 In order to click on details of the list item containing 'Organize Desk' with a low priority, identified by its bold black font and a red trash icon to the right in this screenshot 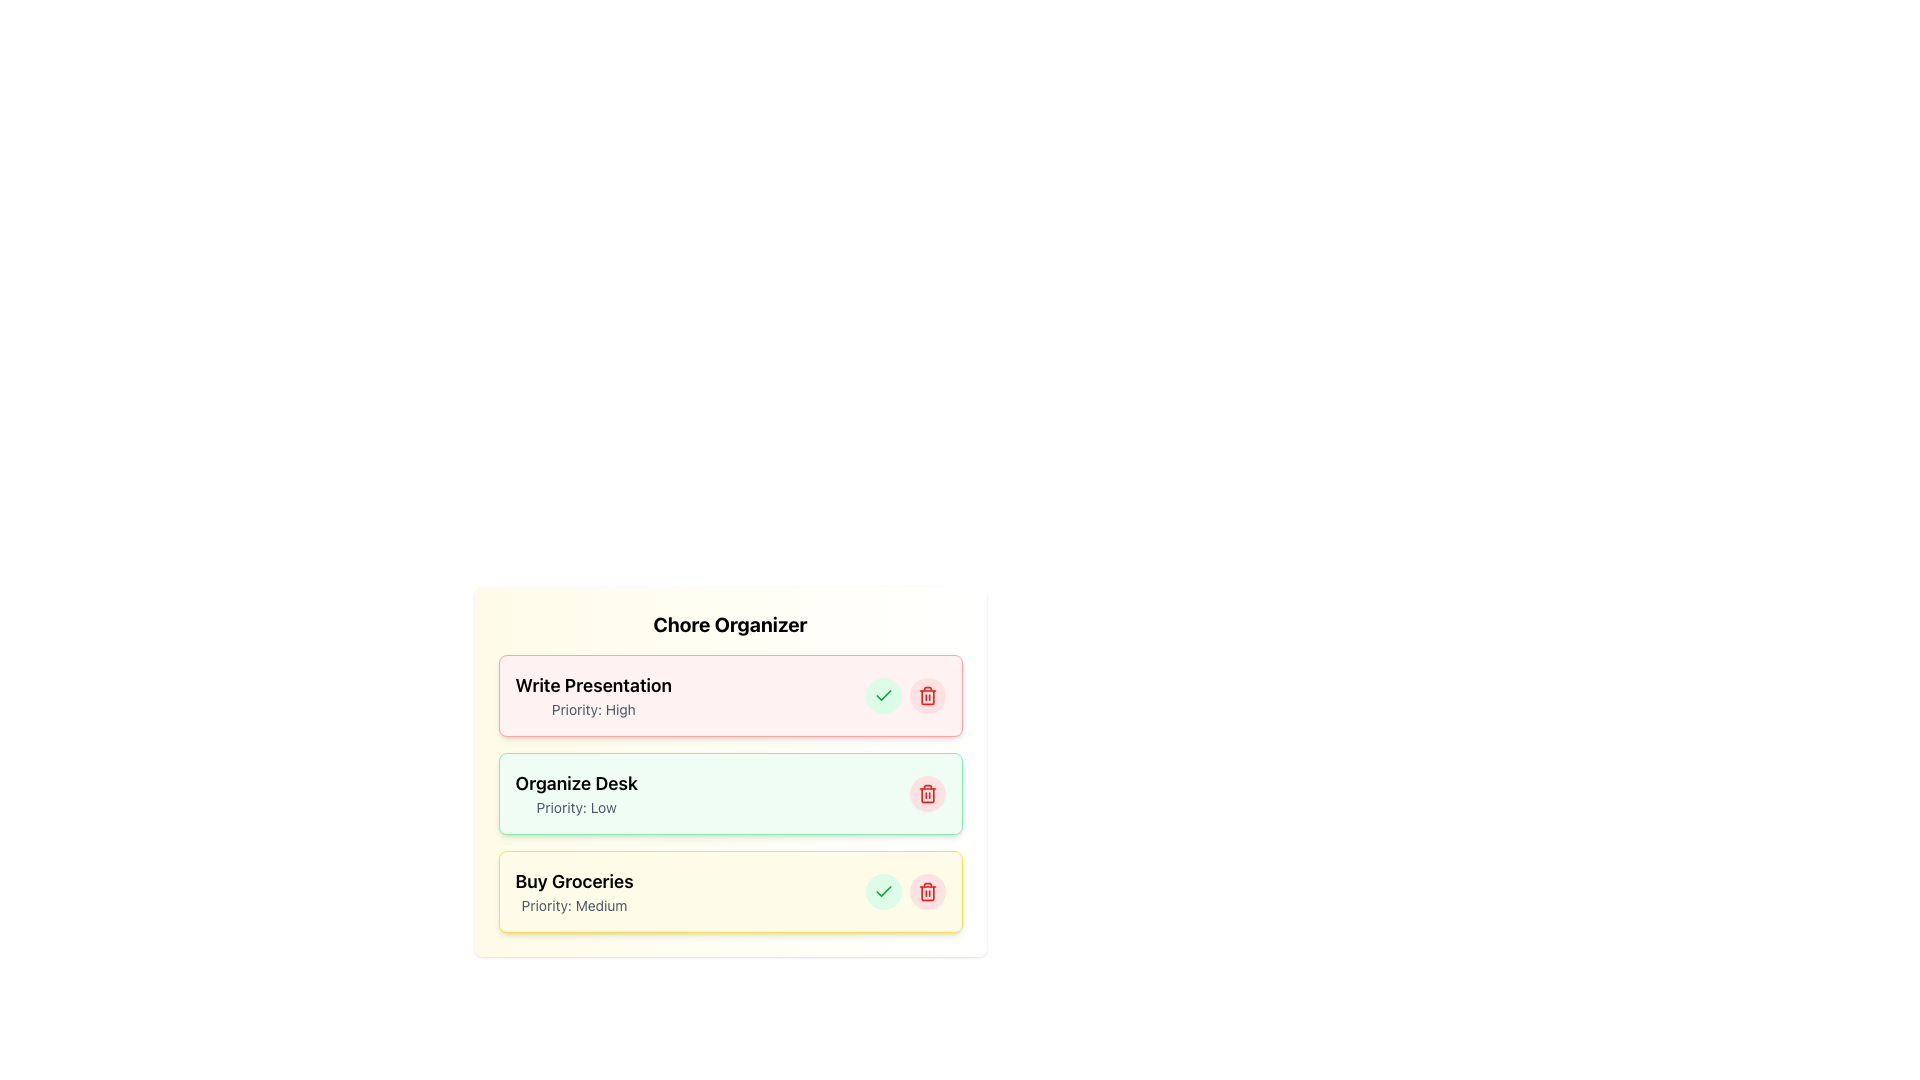, I will do `click(729, 793)`.